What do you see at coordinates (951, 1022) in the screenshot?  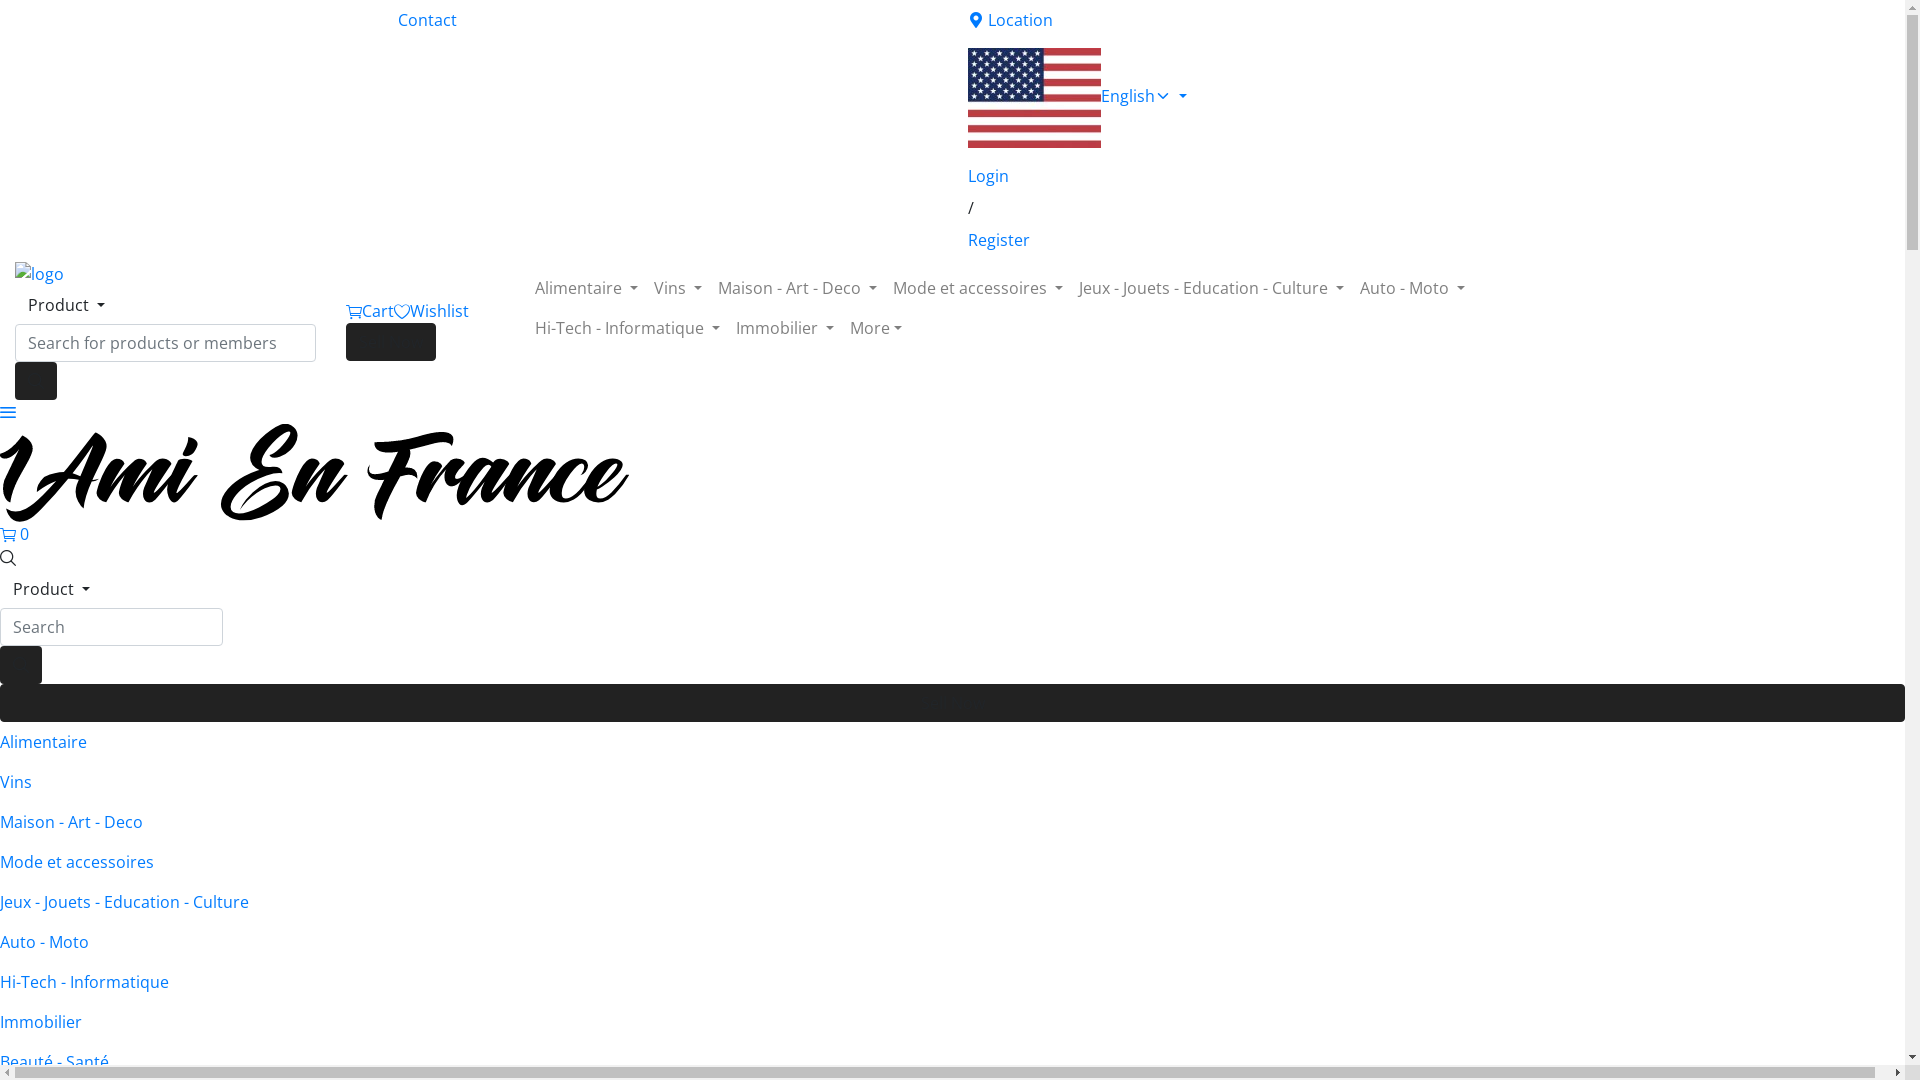 I see `'Immobilier'` at bounding box center [951, 1022].